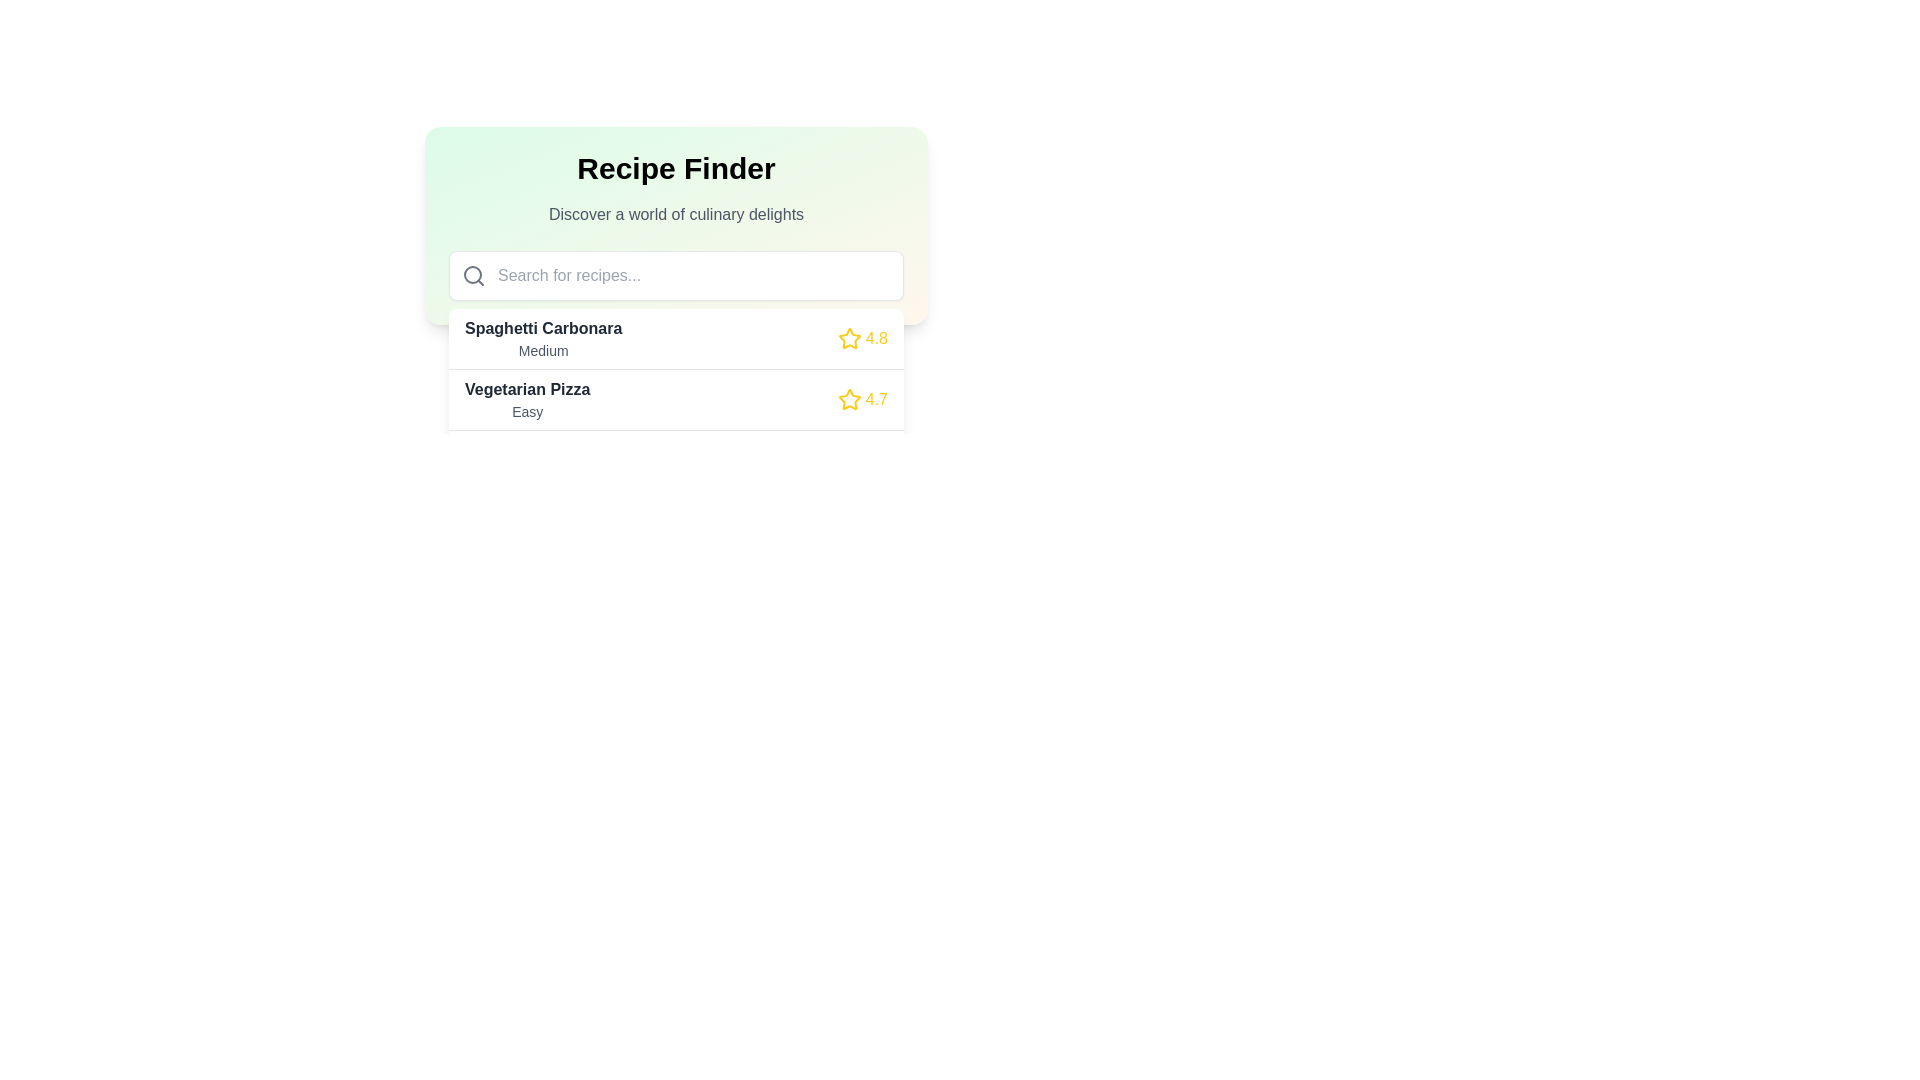 The image size is (1920, 1080). What do you see at coordinates (543, 338) in the screenshot?
I see `text label that serves as a descriptive label for the first item in the vertically stacked list, indicating the name and details of a recipe` at bounding box center [543, 338].